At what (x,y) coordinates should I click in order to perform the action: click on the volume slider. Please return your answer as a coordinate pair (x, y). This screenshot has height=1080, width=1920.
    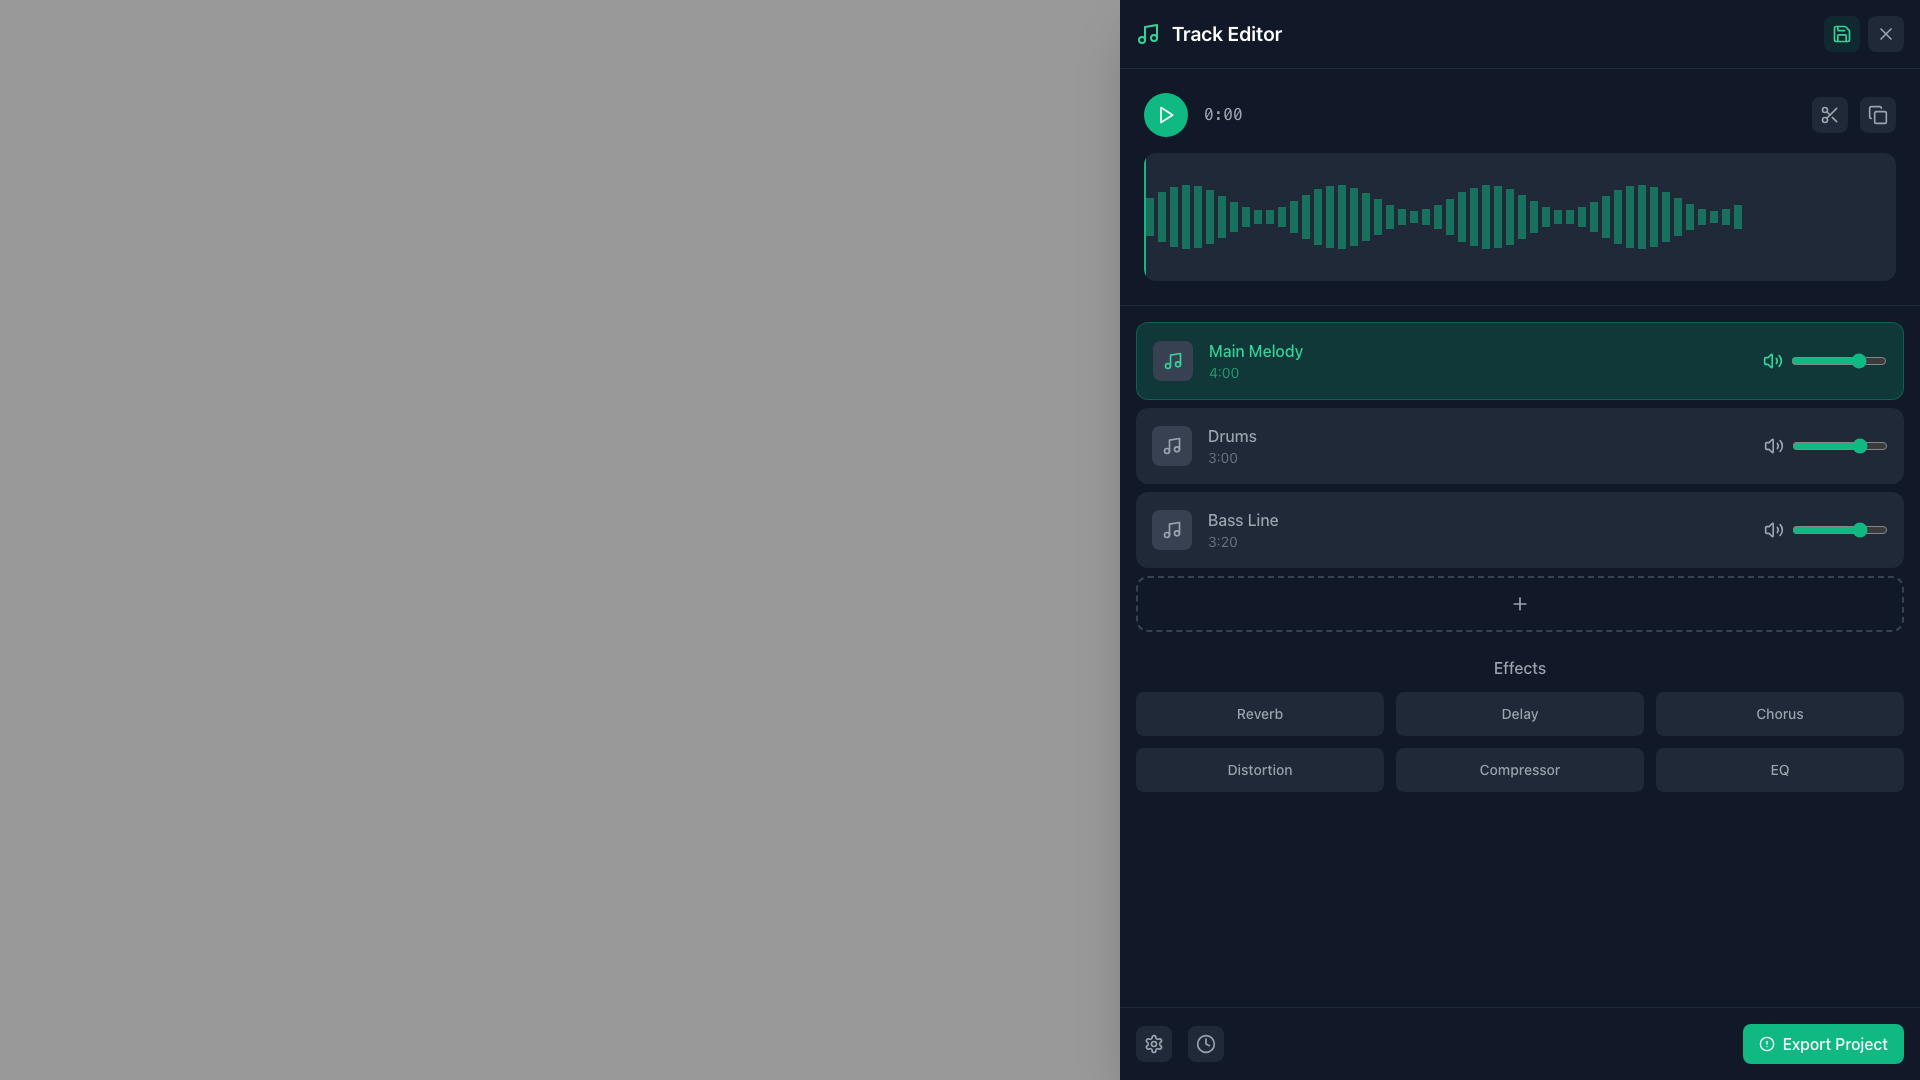
    Looking at the image, I should click on (1871, 361).